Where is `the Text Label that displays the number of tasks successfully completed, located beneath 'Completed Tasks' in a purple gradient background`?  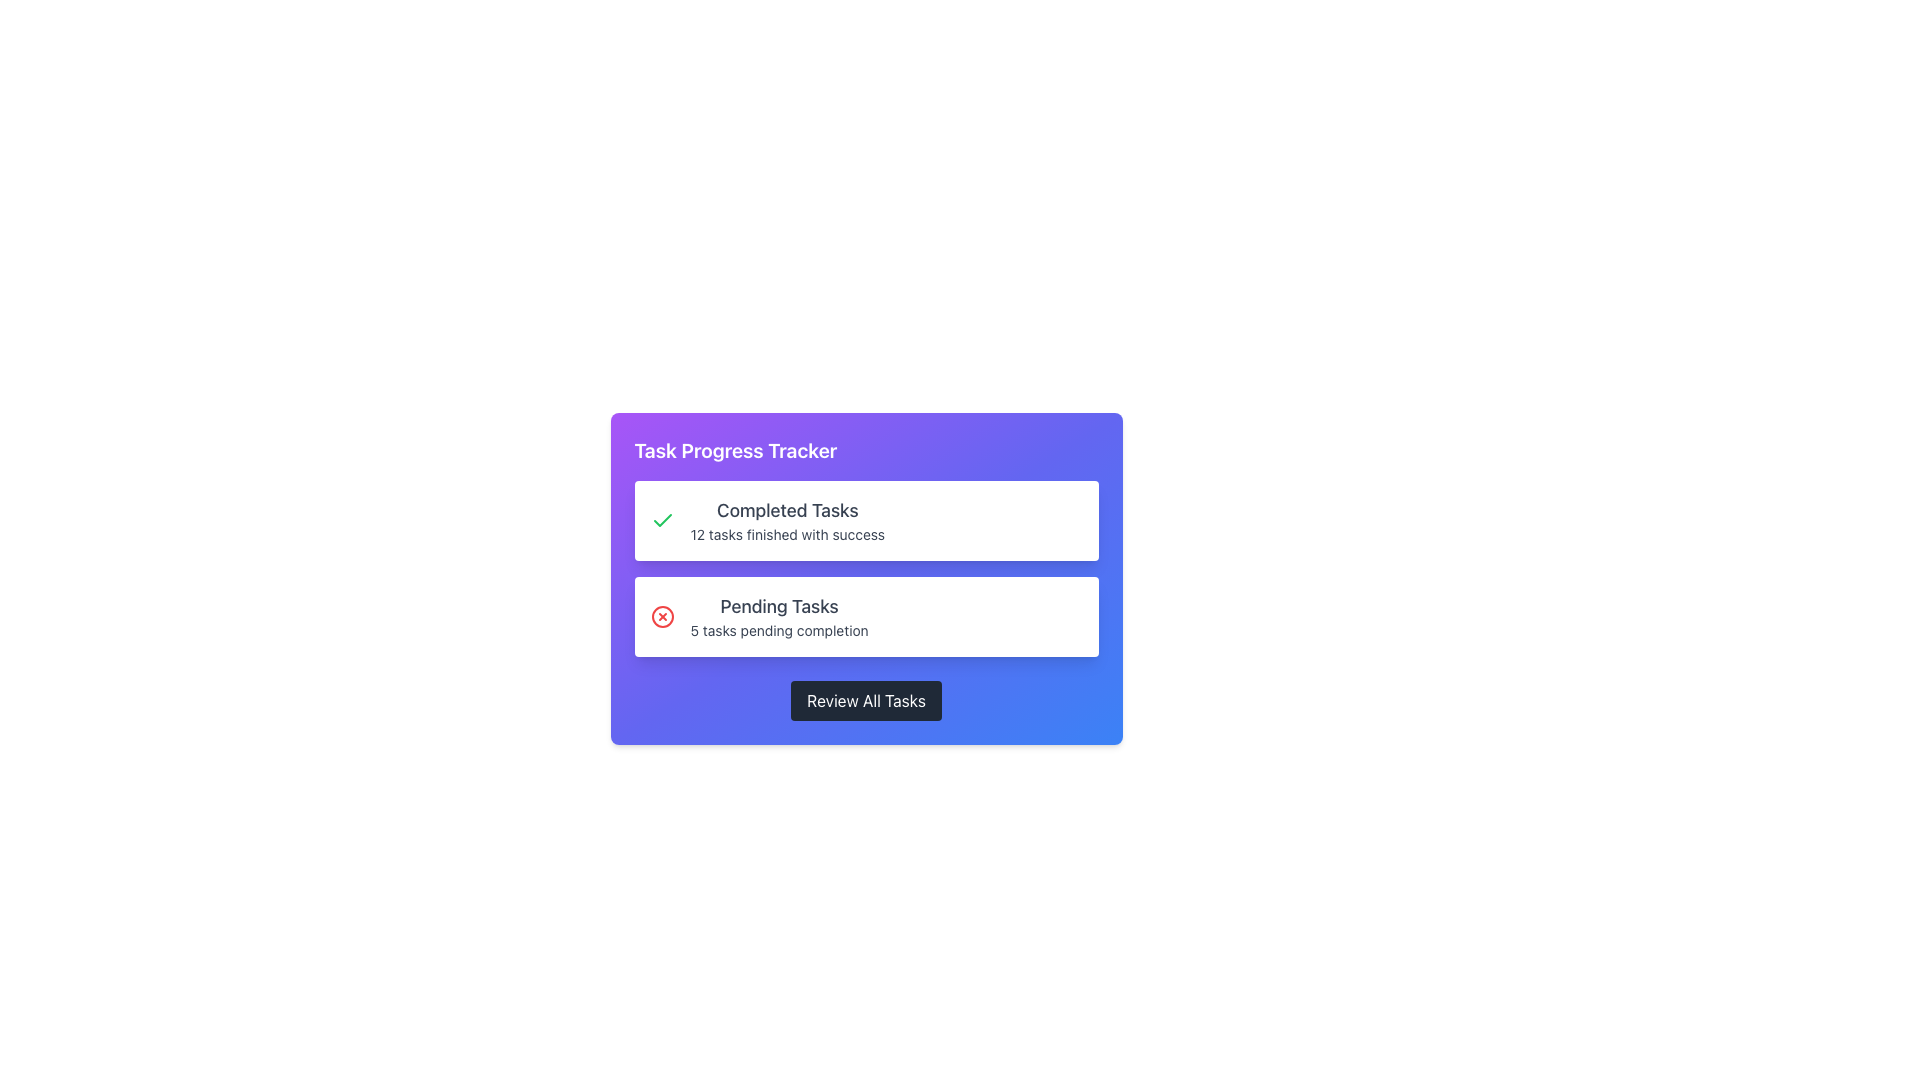 the Text Label that displays the number of tasks successfully completed, located beneath 'Completed Tasks' in a purple gradient background is located at coordinates (786, 534).